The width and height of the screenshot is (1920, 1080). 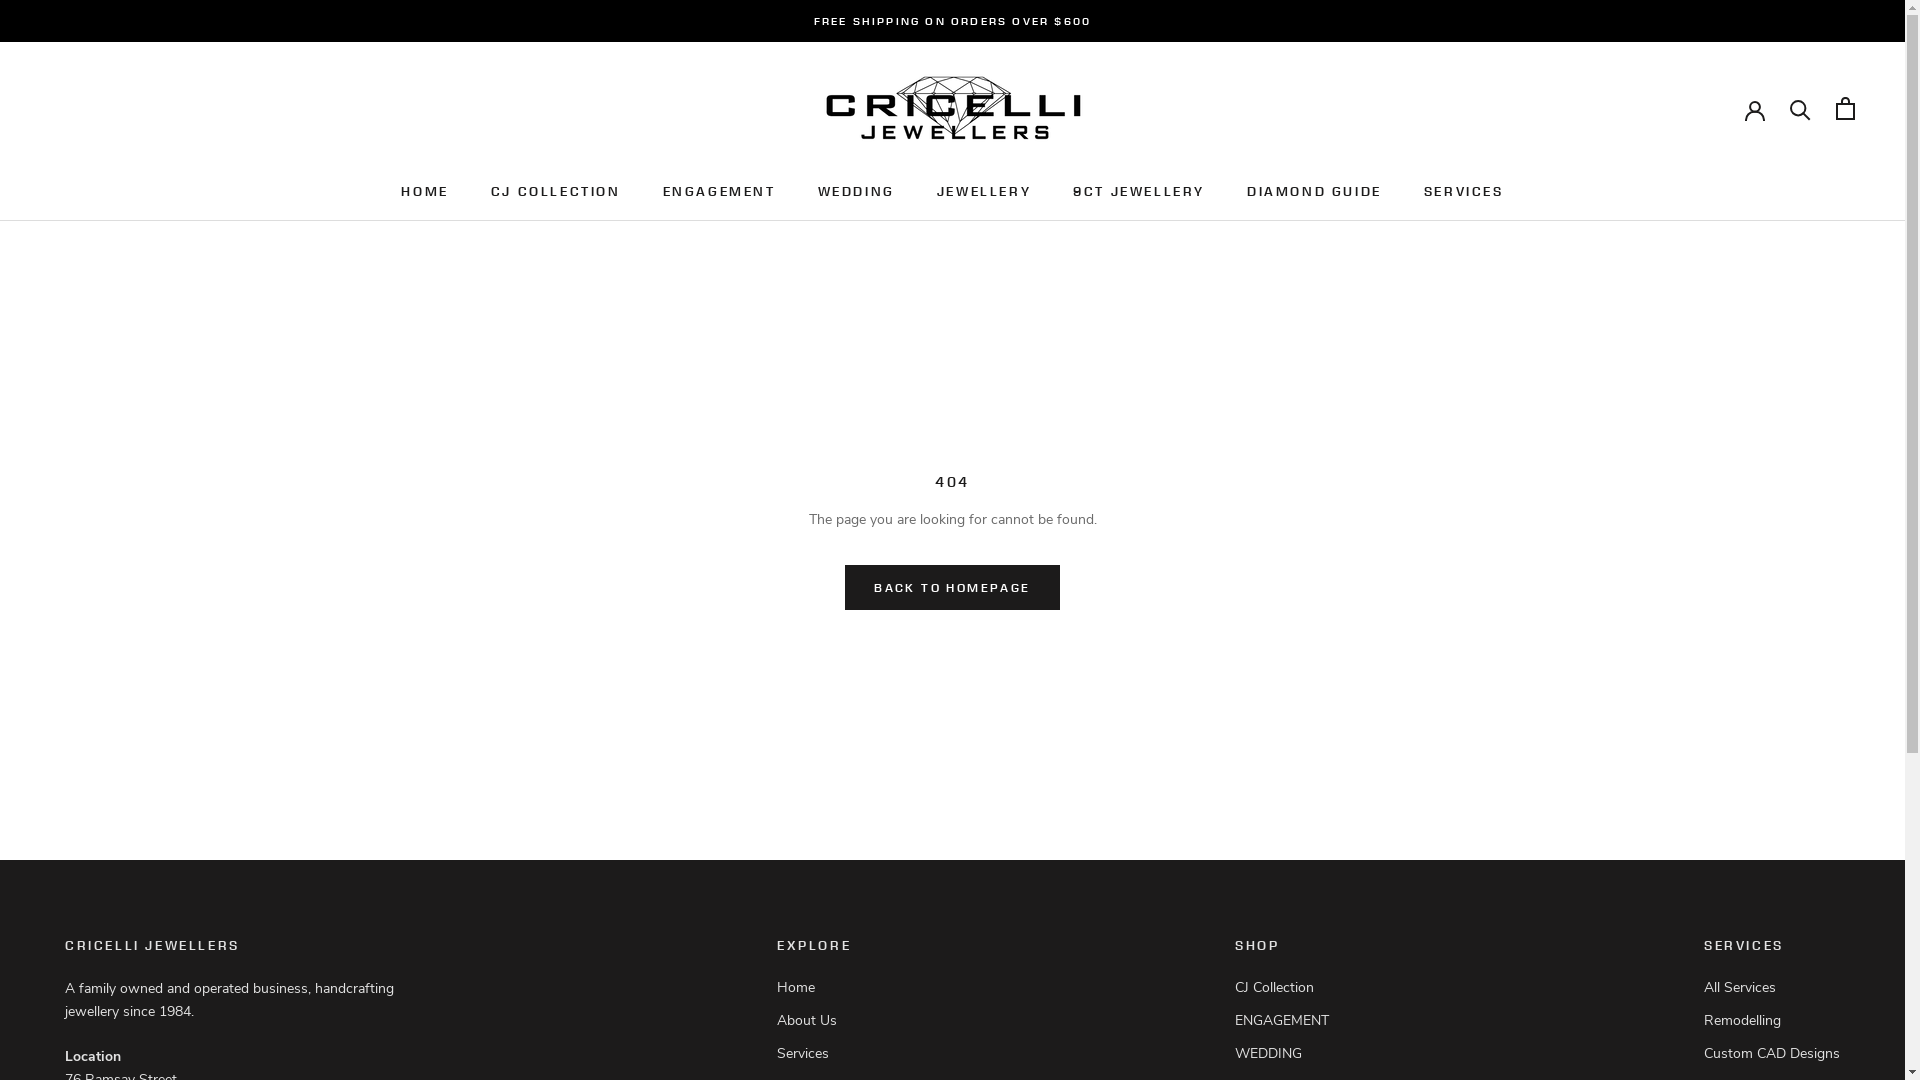 I want to click on 'BACK TO HOMEPAGE', so click(x=950, y=586).